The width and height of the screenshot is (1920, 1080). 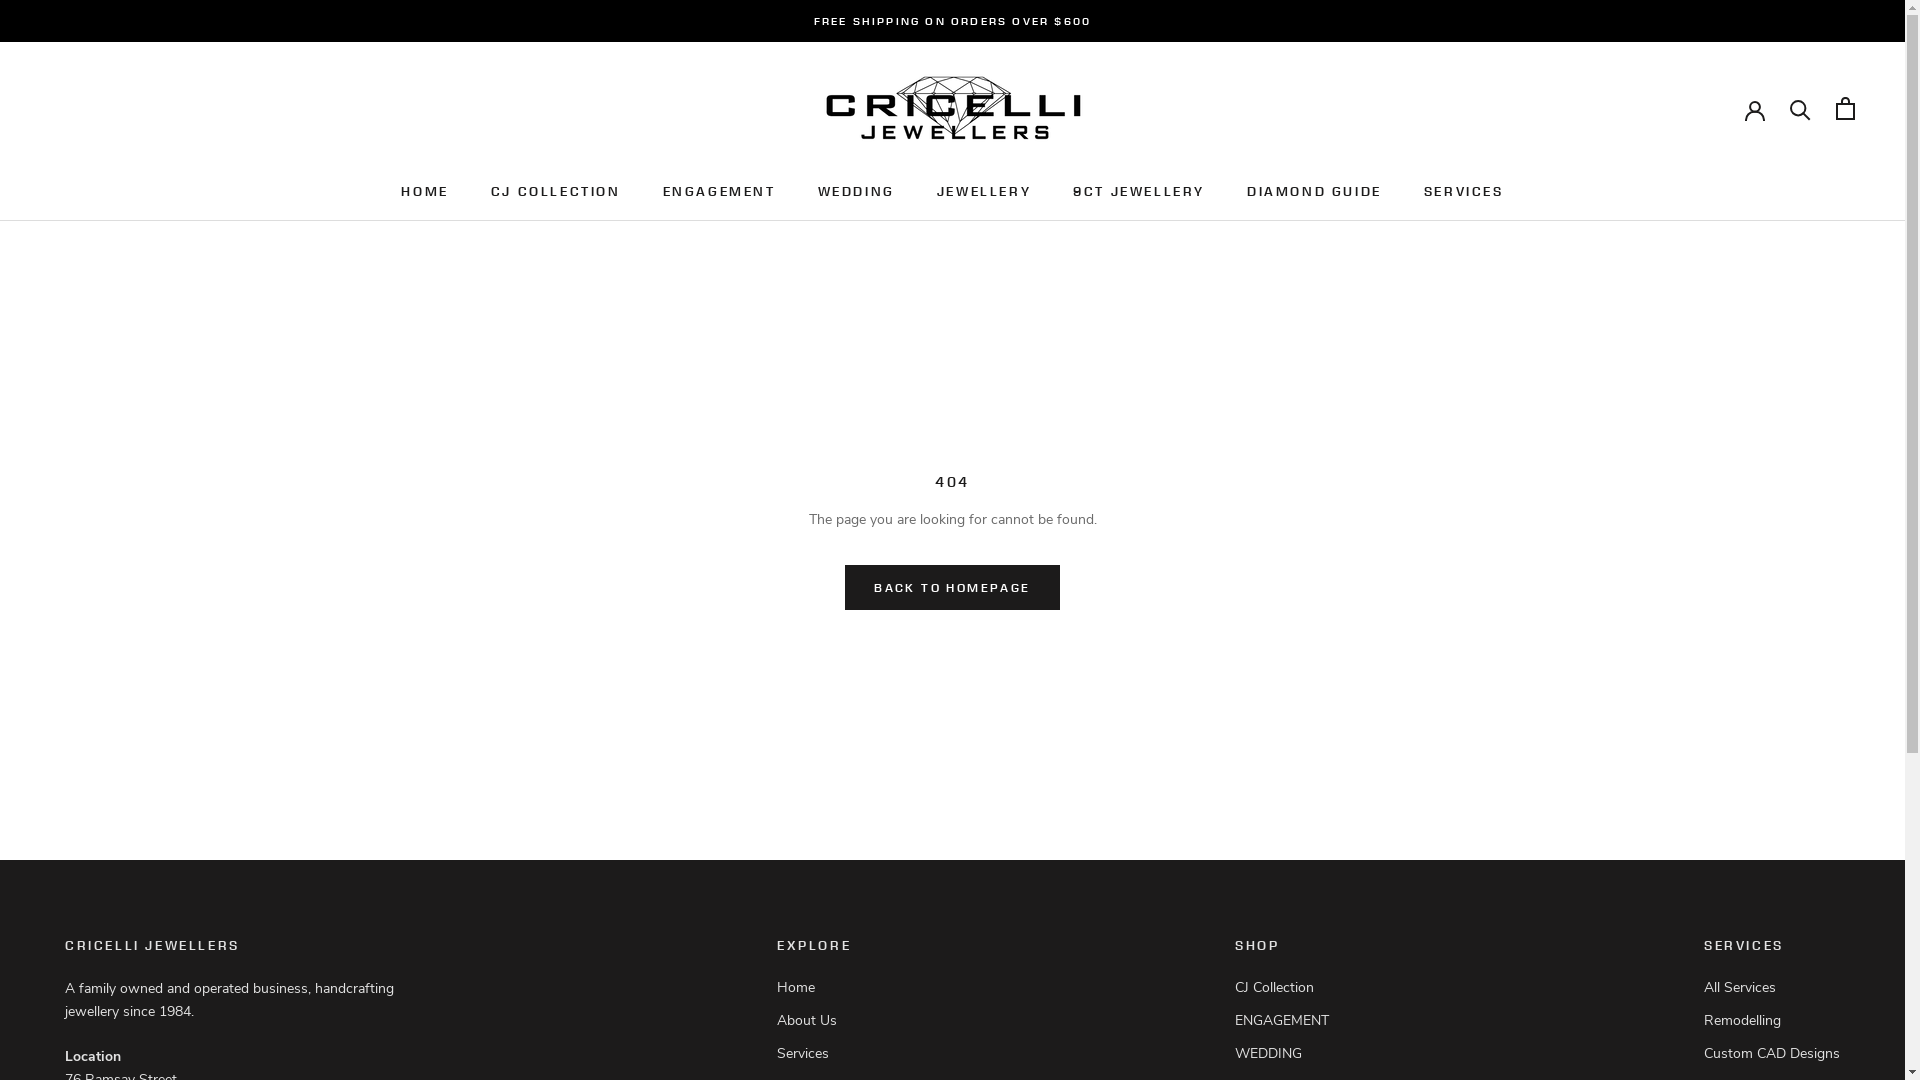 I want to click on 'BACK TO HOMEPAGE', so click(x=950, y=586).